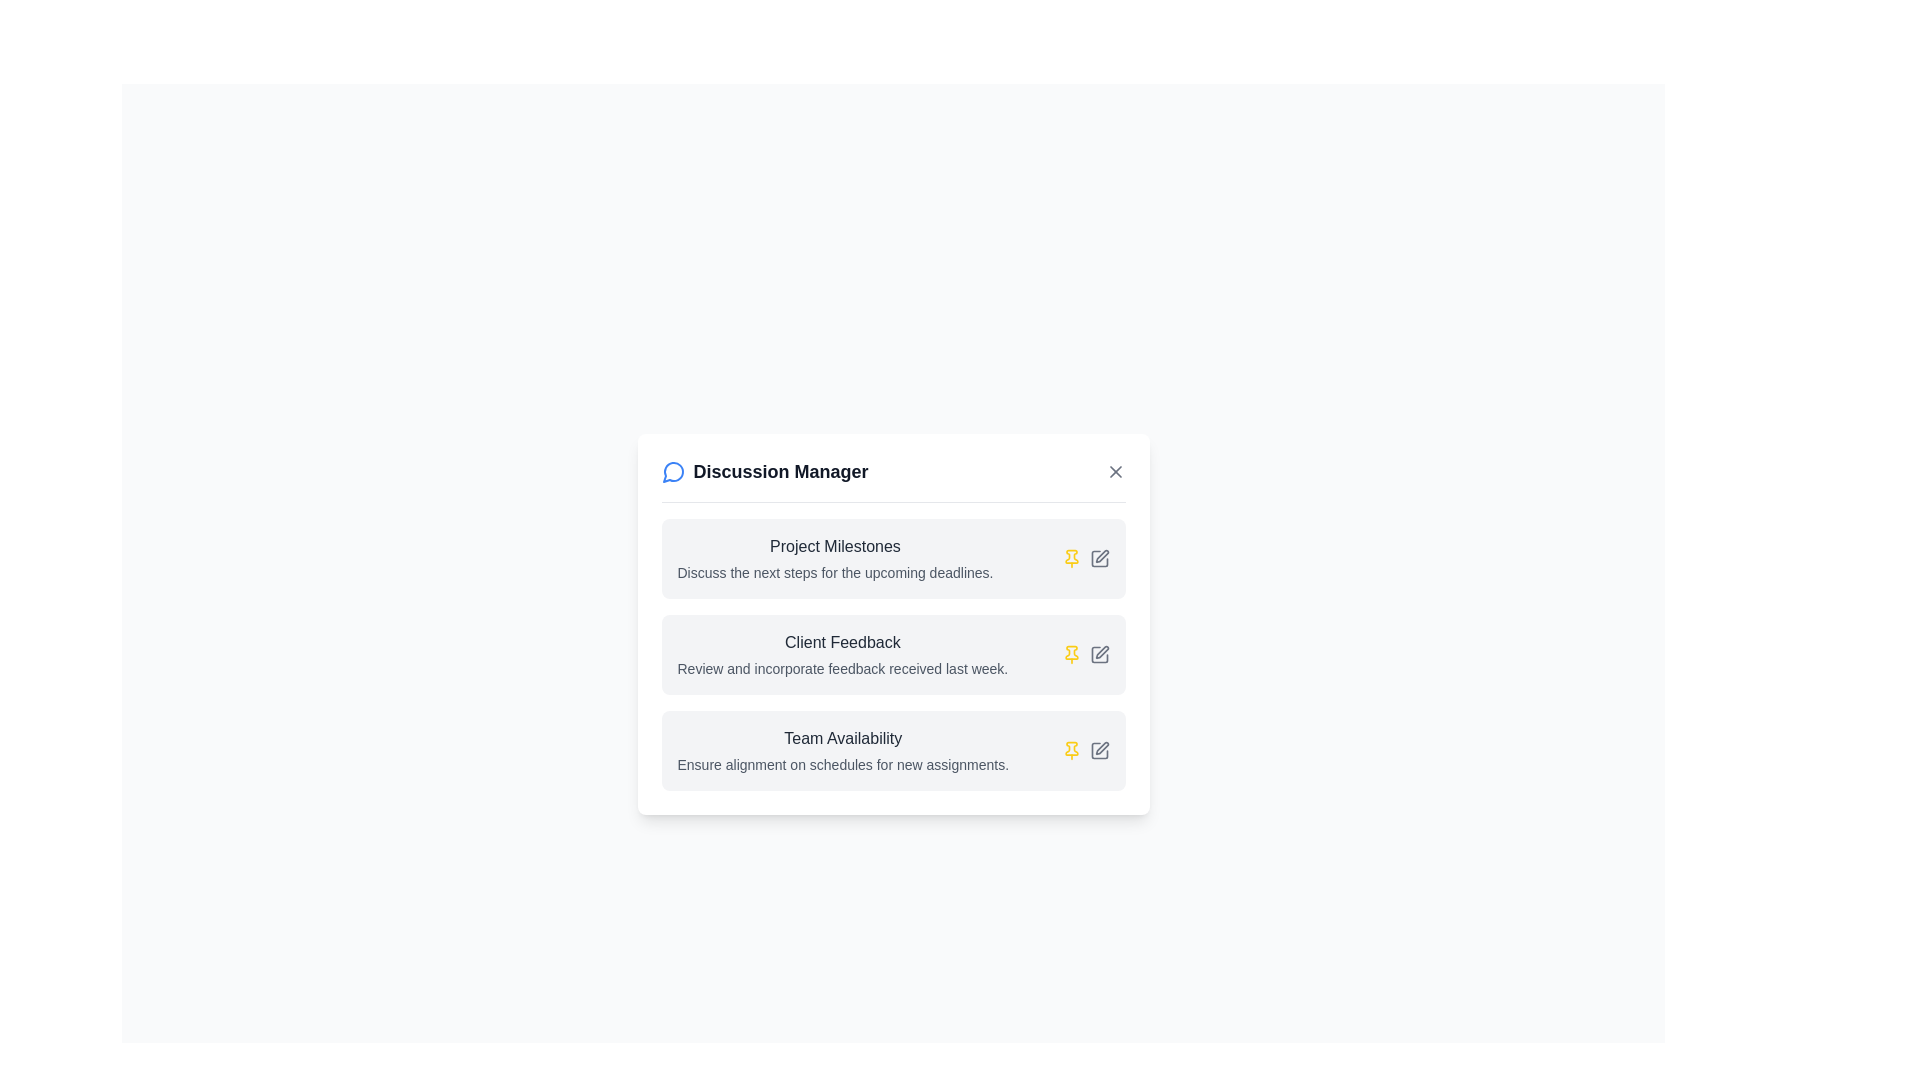  What do you see at coordinates (673, 471) in the screenshot?
I see `the circular outlined speech bubble icon, which is blue and white, located to the right of the 'Discussion Manager' text to associate it with the discussion-related features` at bounding box center [673, 471].